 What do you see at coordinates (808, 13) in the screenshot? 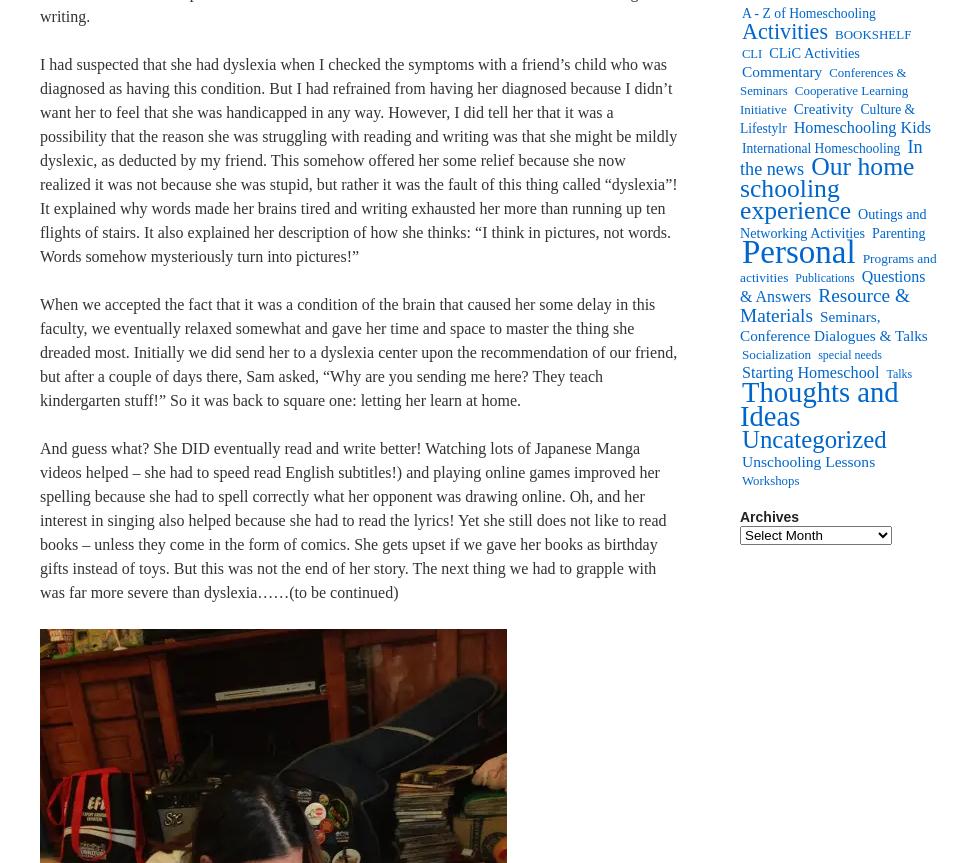
I see `'A - Z of Homeschooling'` at bounding box center [808, 13].